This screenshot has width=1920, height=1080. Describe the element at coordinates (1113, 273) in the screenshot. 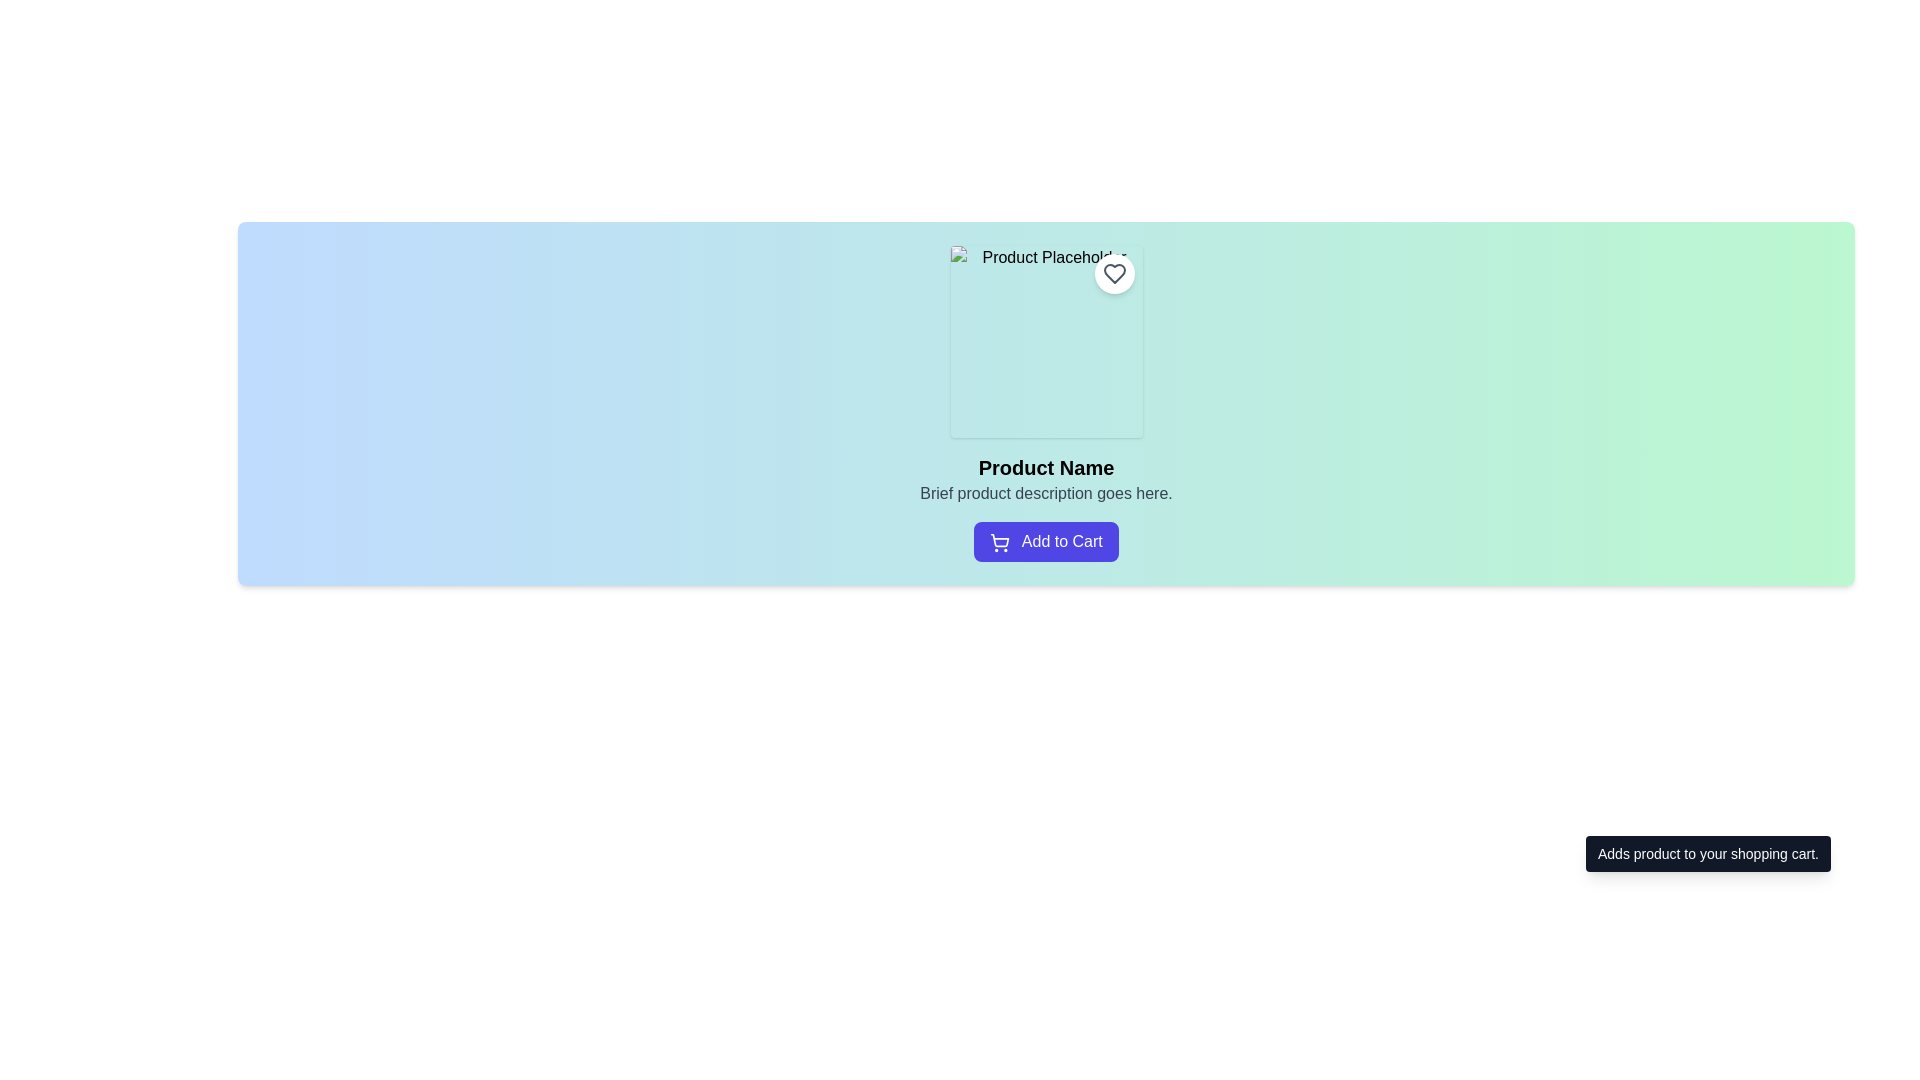

I see `the SVG Heart Icon located in the top-right corner of the product image section to mark the product as a favorite` at that location.